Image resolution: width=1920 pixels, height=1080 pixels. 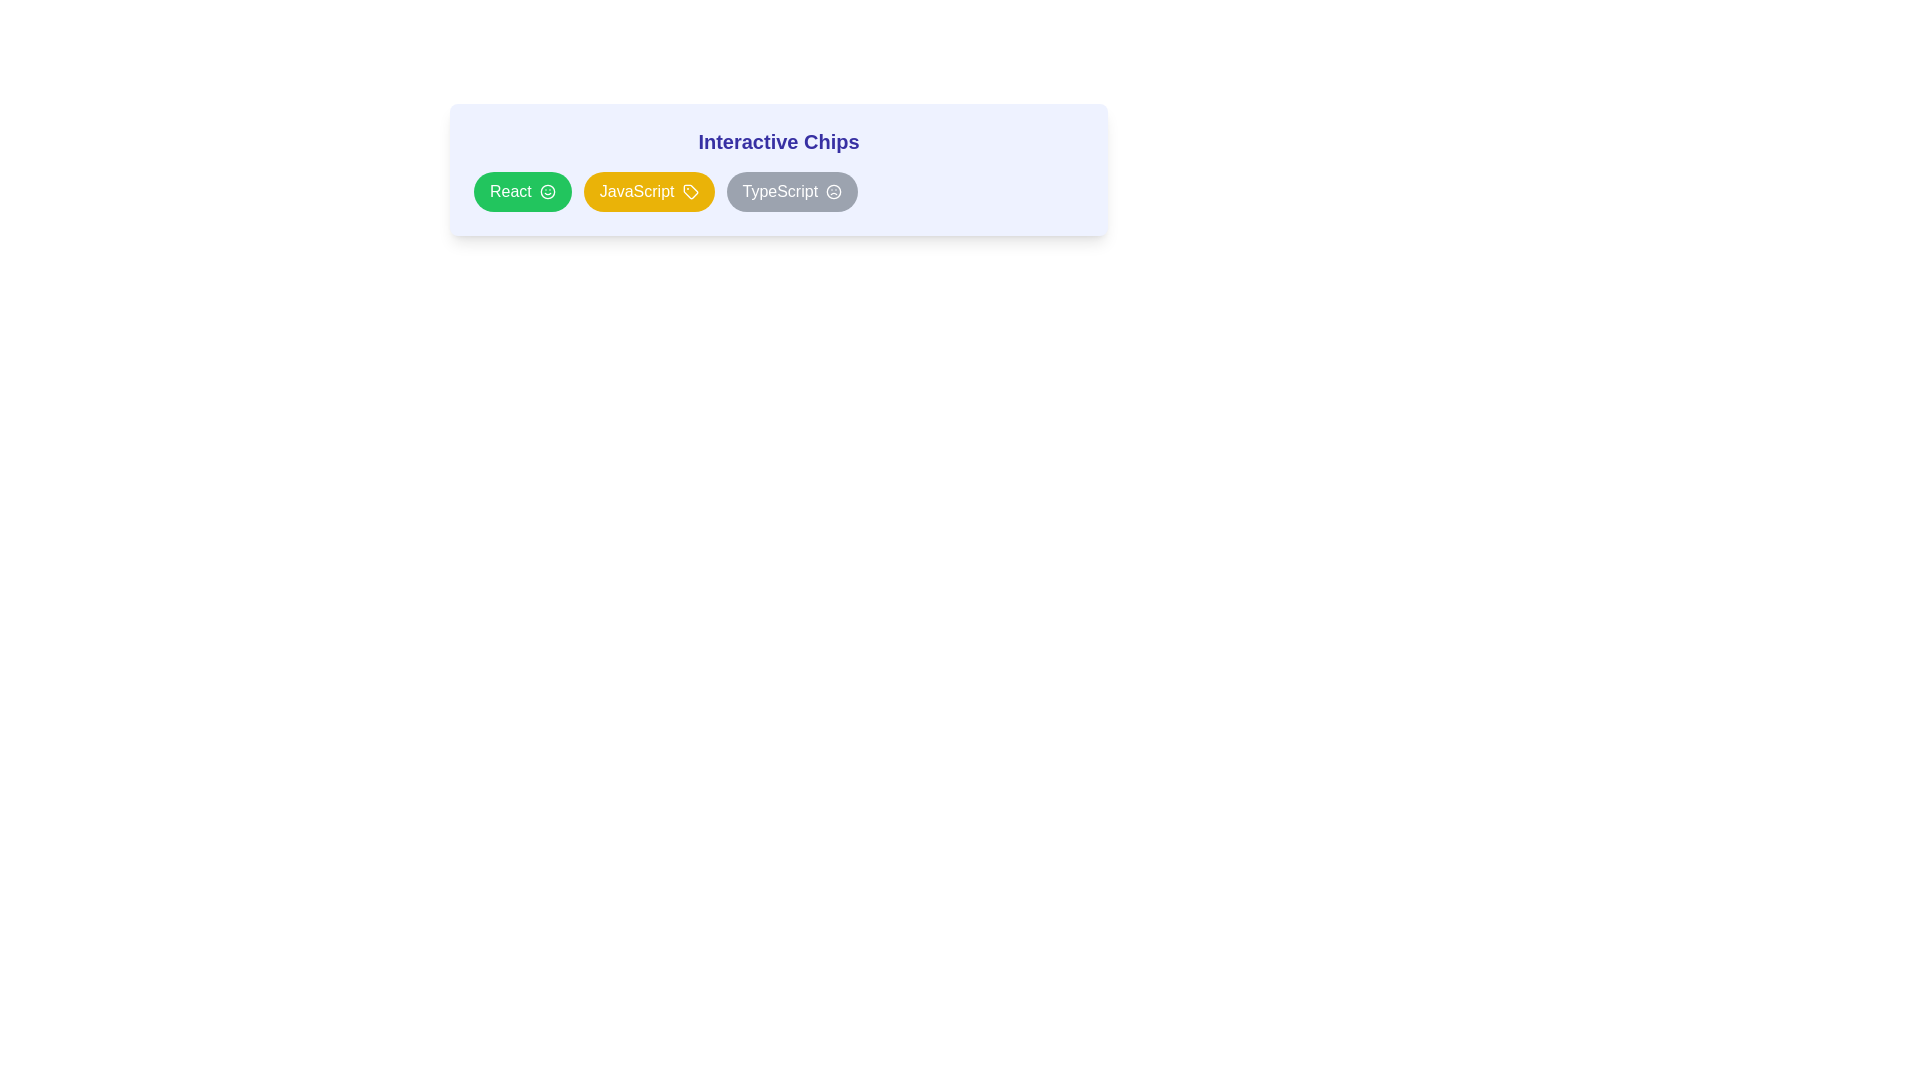 I want to click on within the empty space of the Card with grouped selectable buttons to deselect any selected options, so click(x=777, y=168).